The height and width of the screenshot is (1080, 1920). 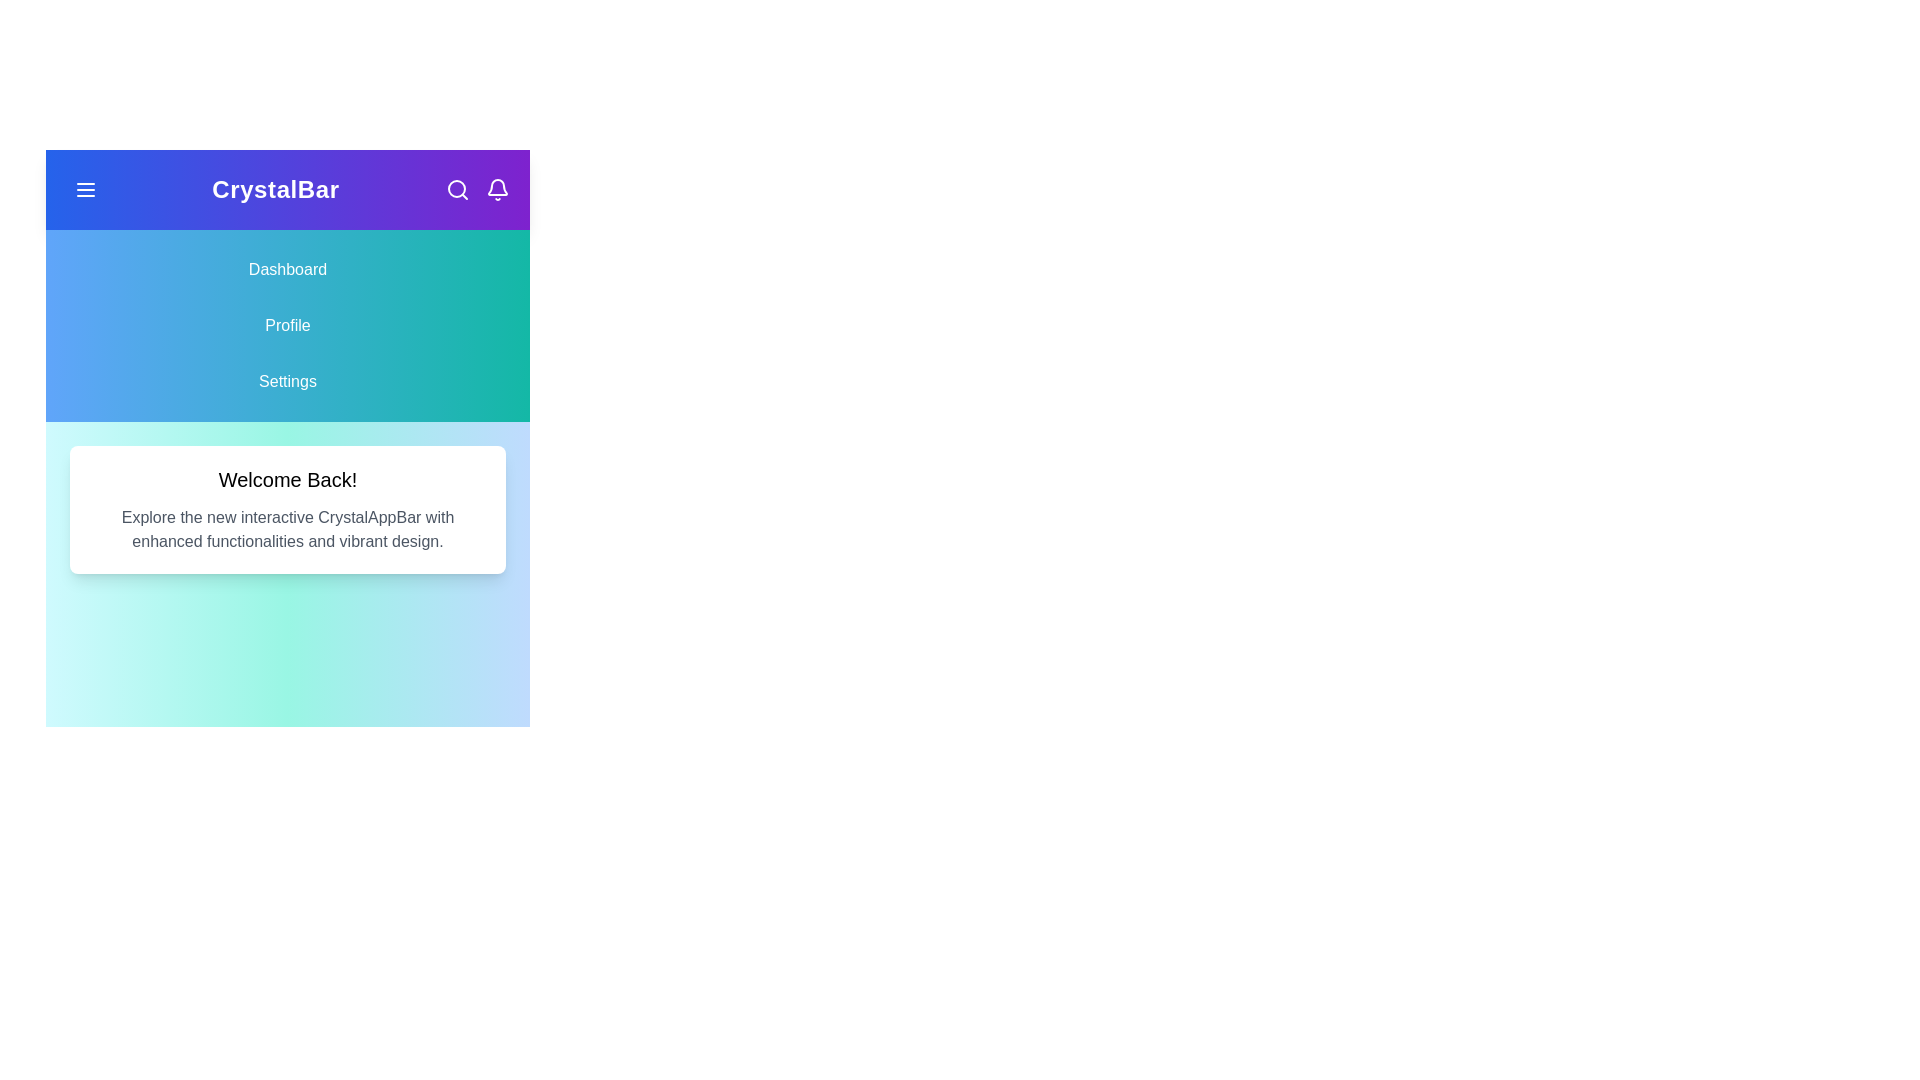 I want to click on the Profile navigation item to navigate to the corresponding section, so click(x=287, y=325).